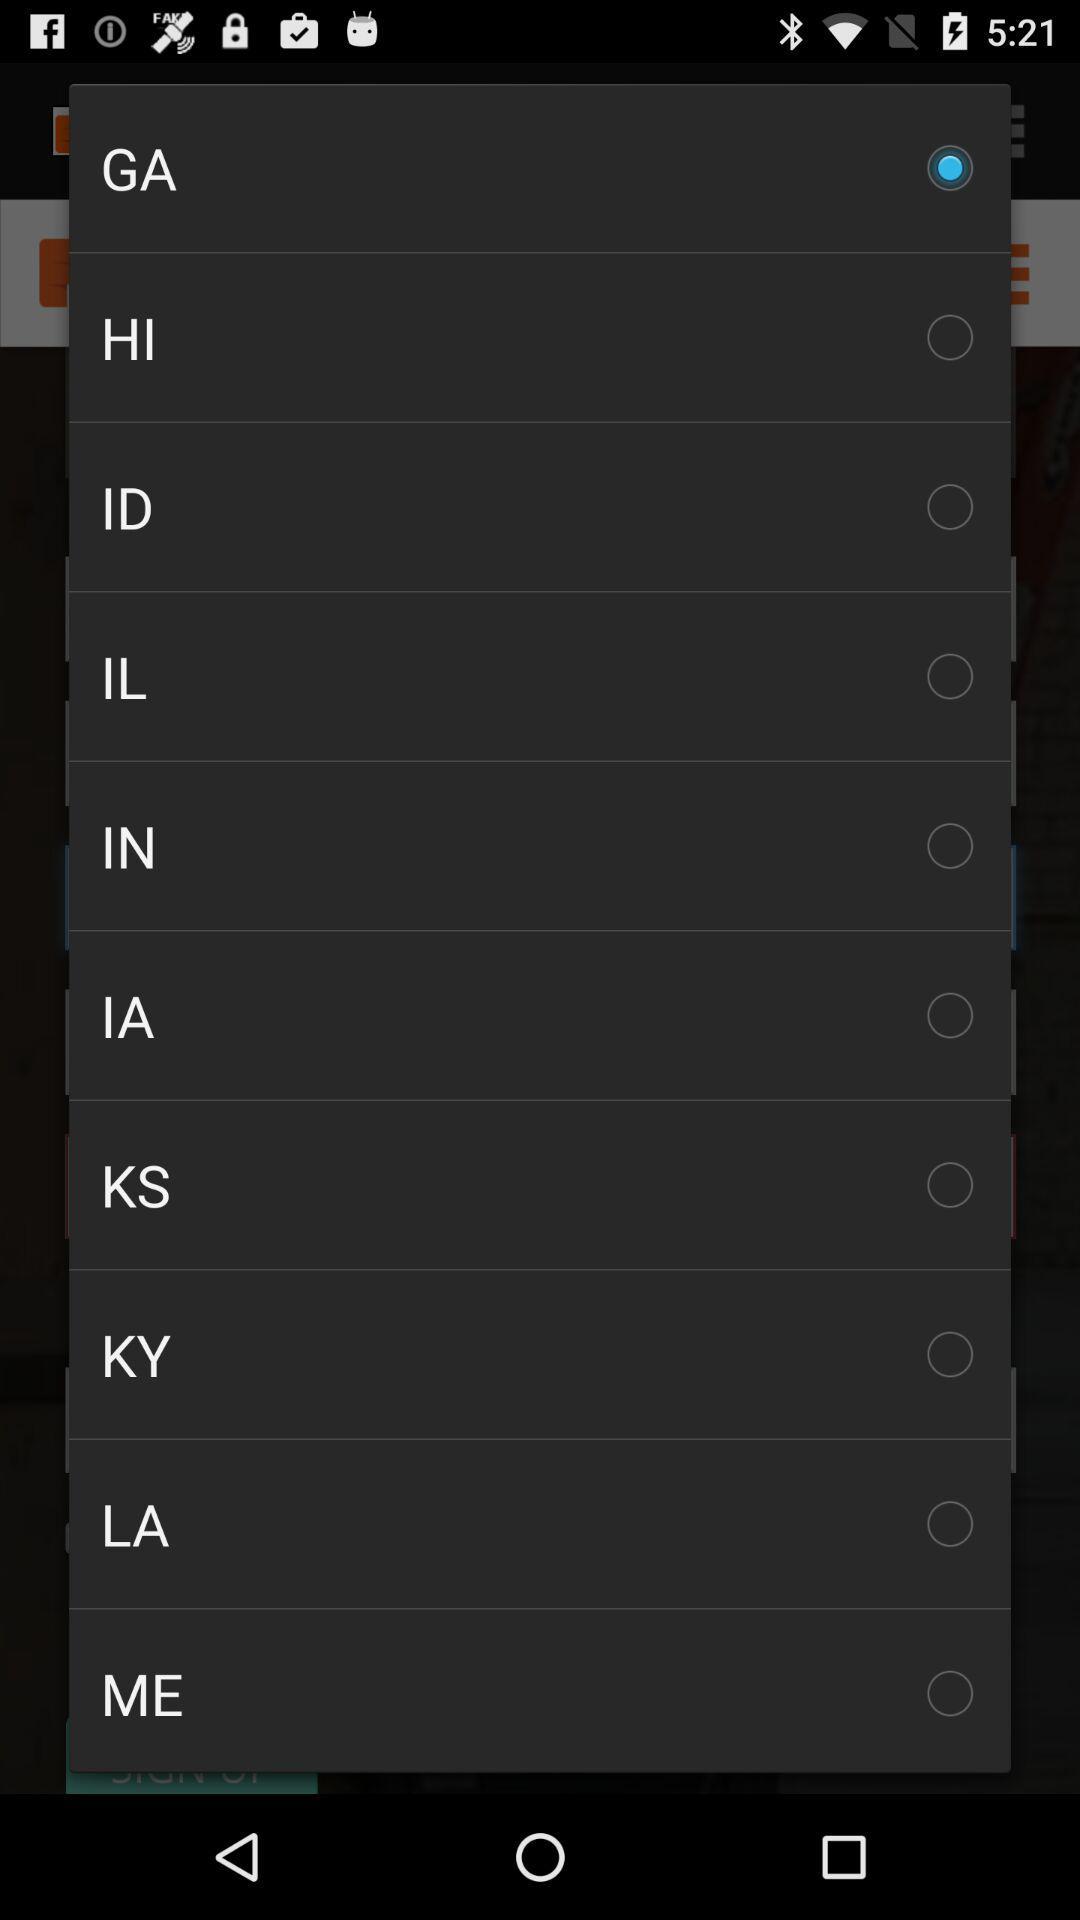  Describe the element at coordinates (540, 1690) in the screenshot. I see `the me icon` at that location.